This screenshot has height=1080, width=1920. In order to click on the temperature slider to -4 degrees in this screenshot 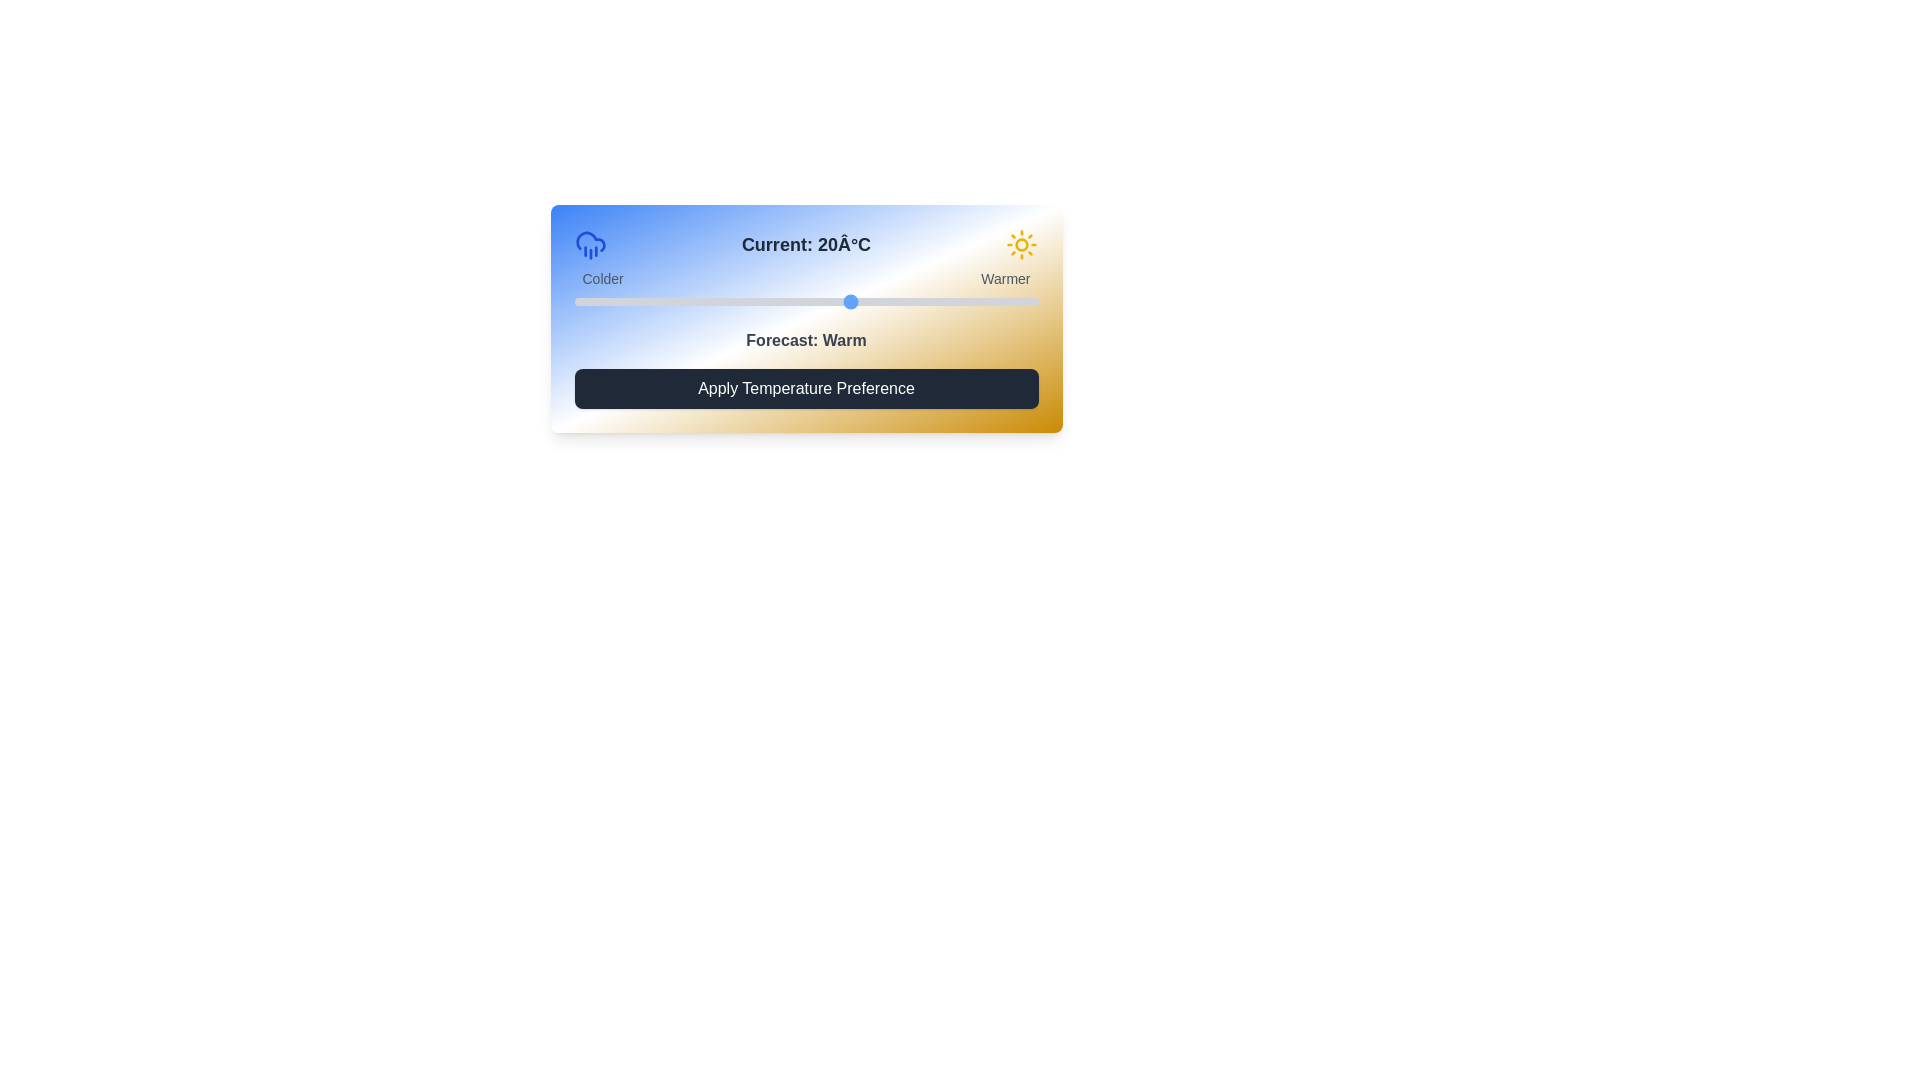, I will do `click(629, 301)`.